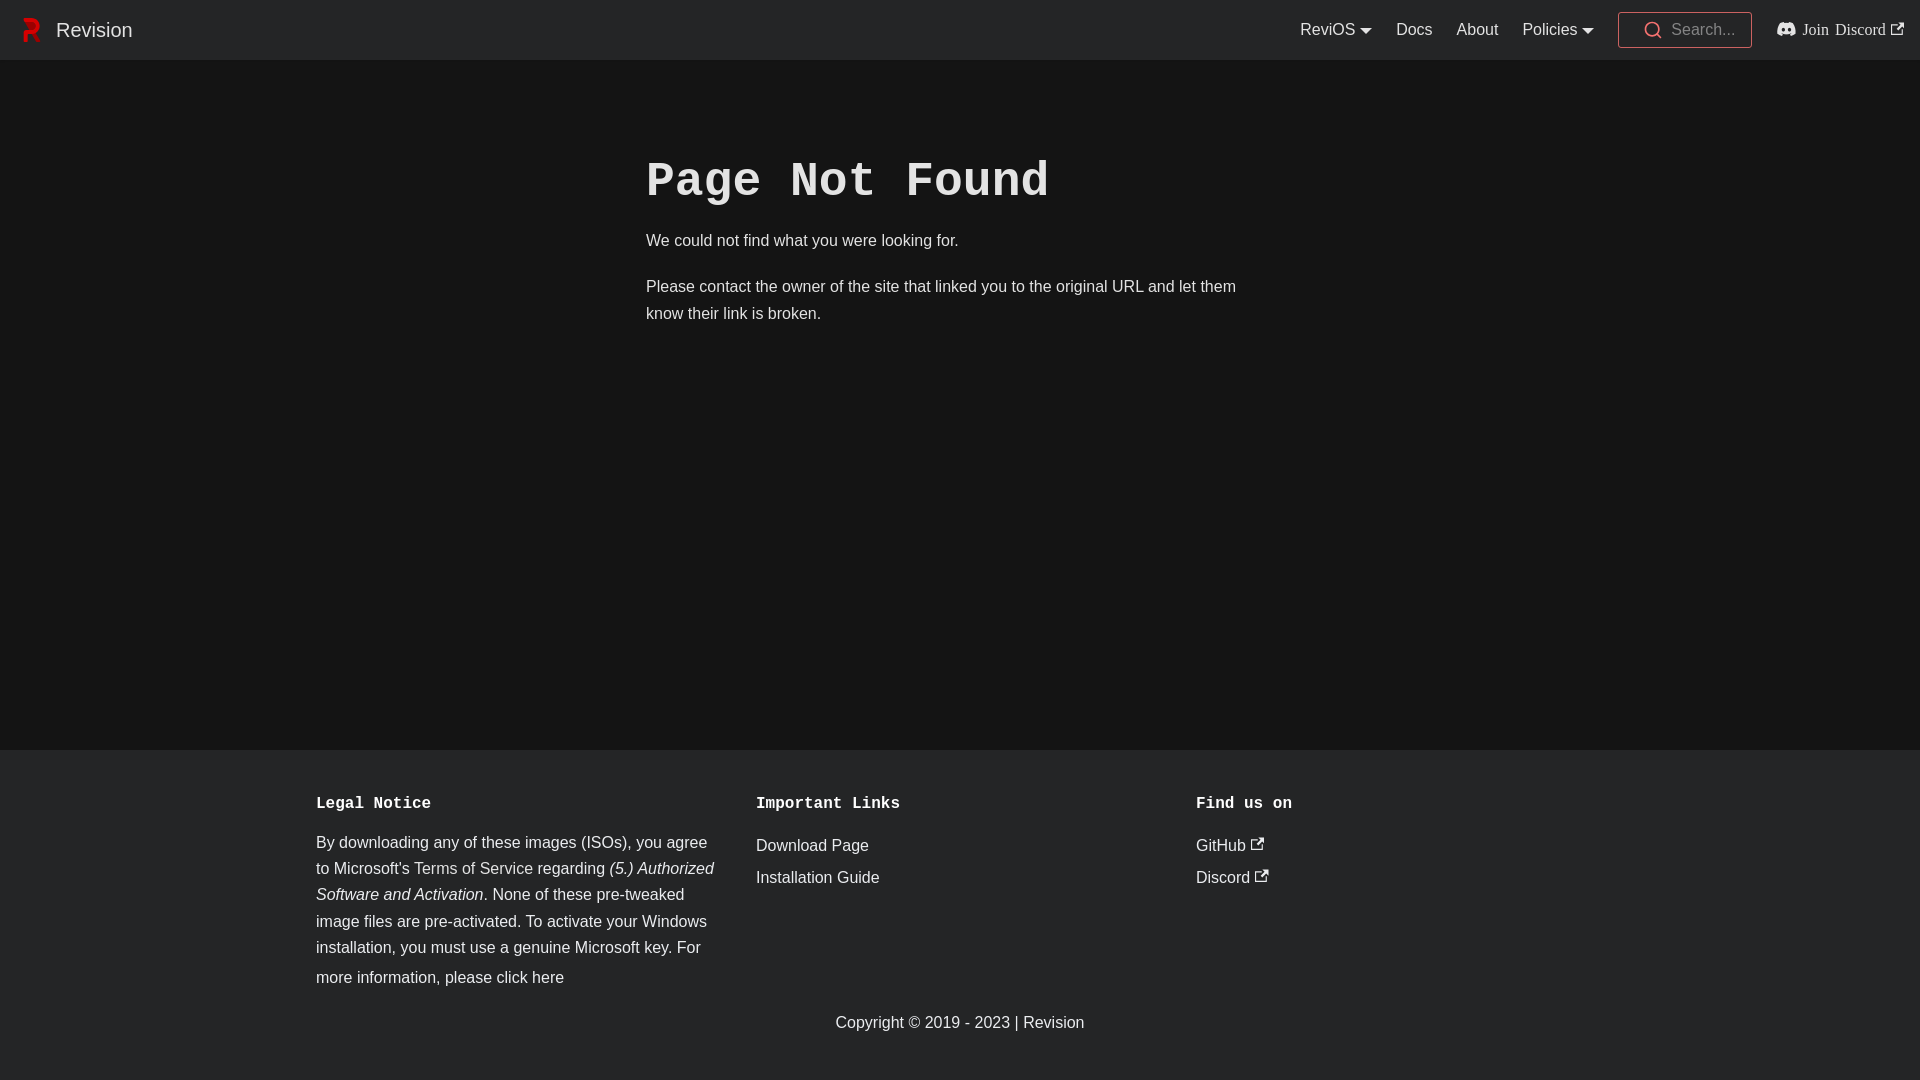  I want to click on 'Join Discord', so click(1763, 30).